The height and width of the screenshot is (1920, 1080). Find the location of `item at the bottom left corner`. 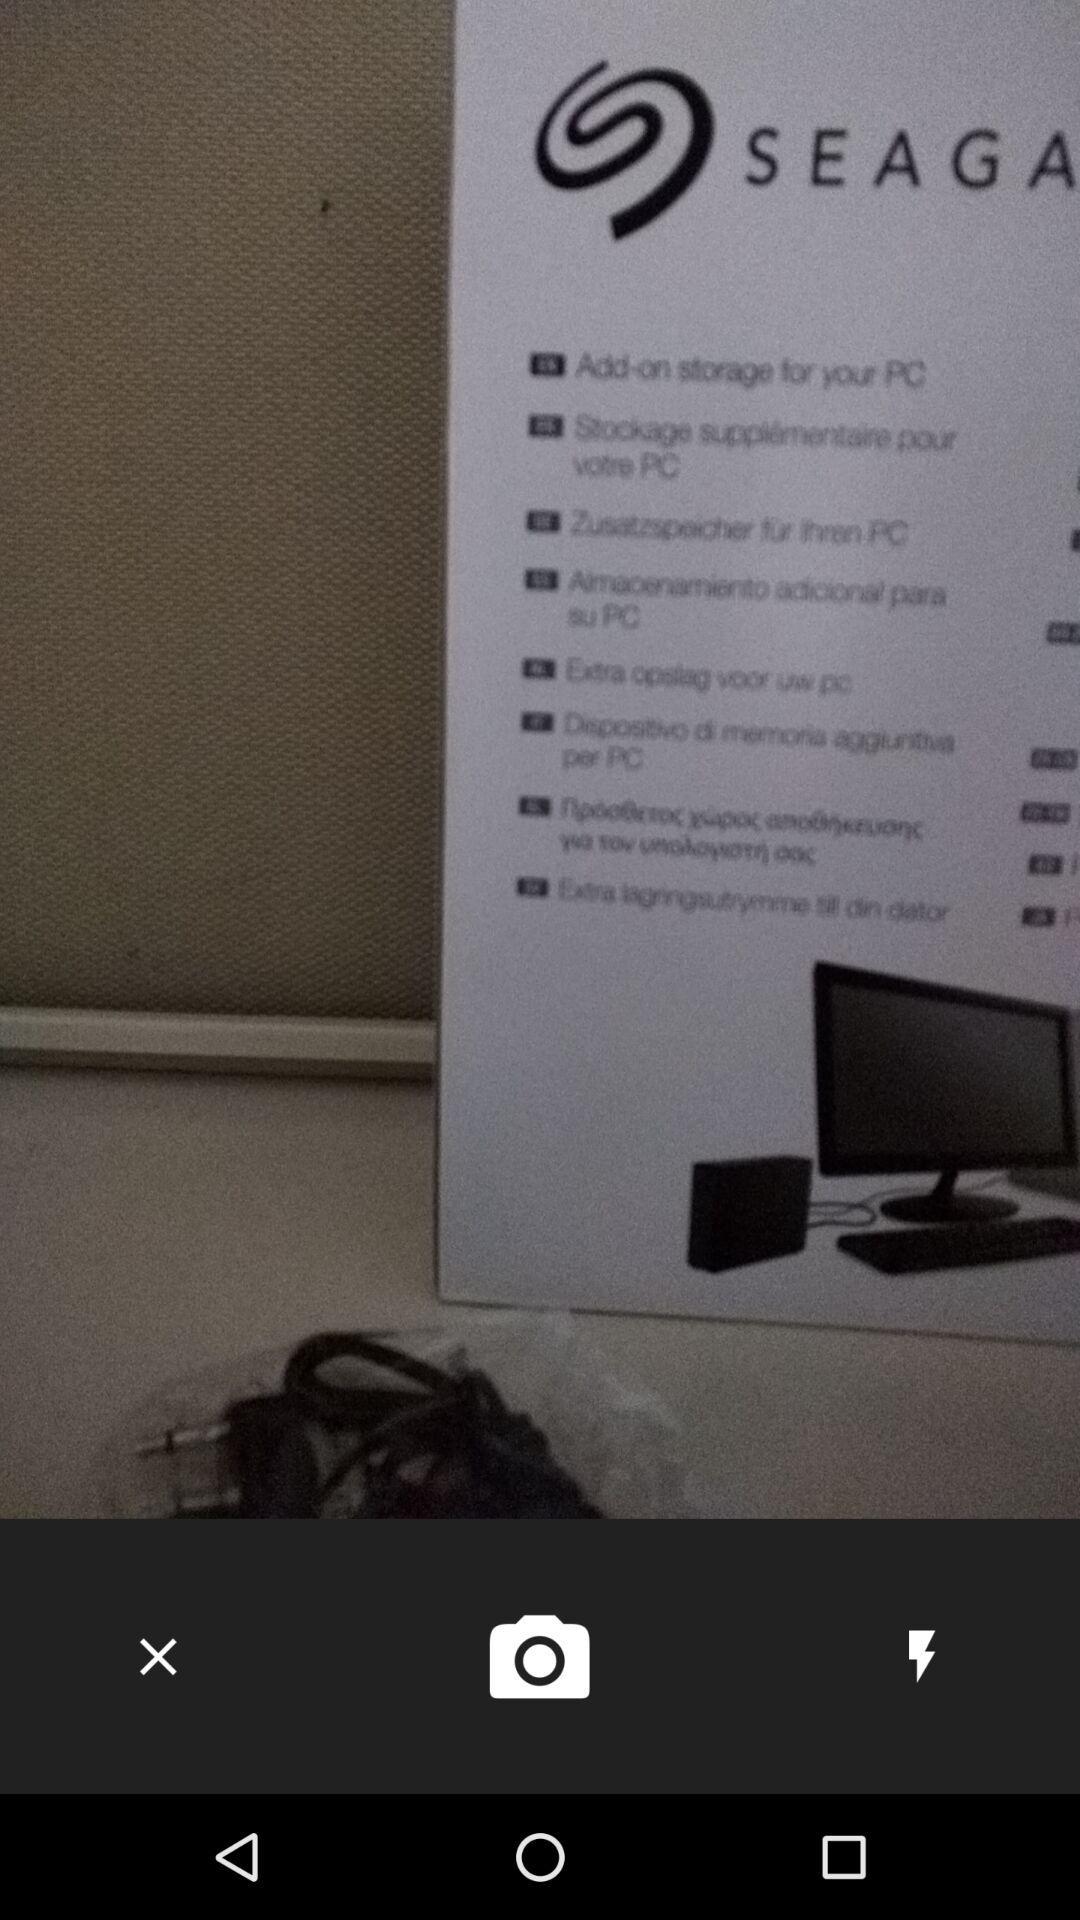

item at the bottom left corner is located at coordinates (156, 1656).